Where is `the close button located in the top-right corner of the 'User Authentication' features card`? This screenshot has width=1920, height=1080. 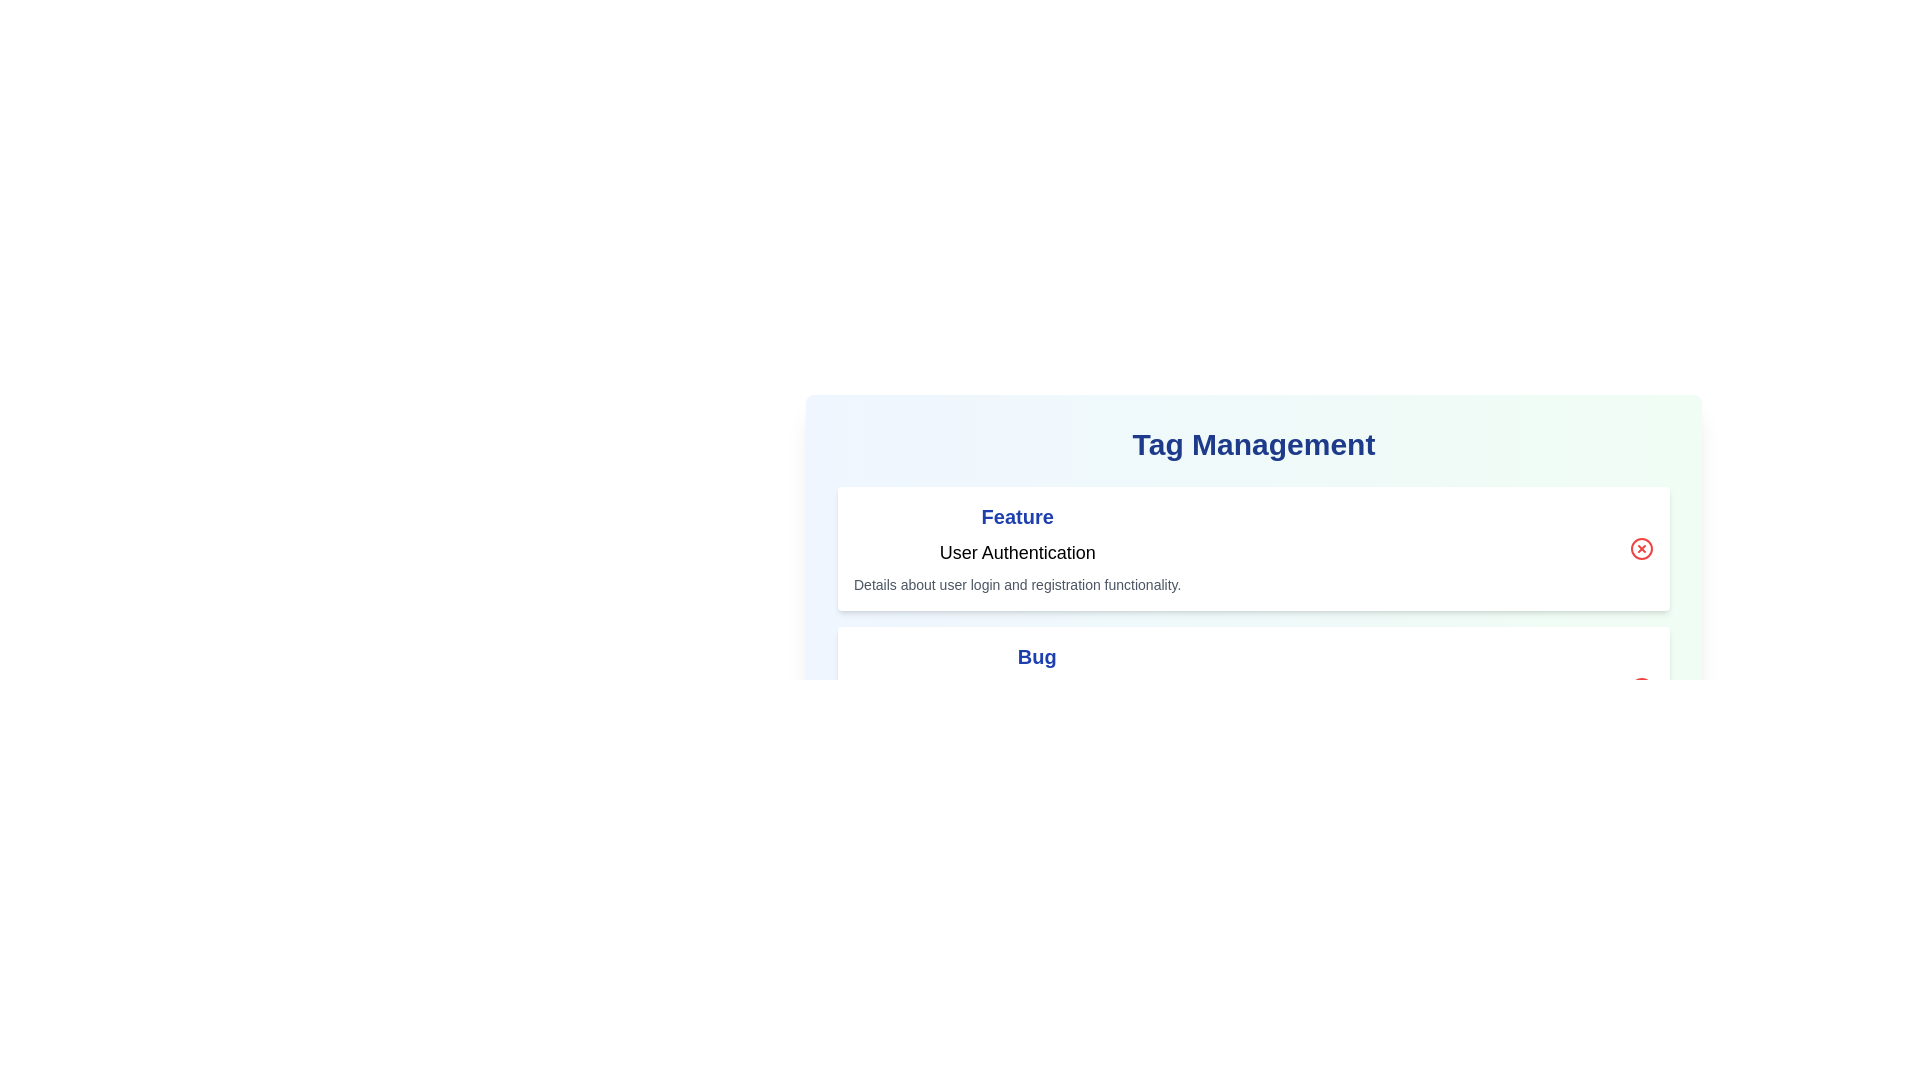 the close button located in the top-right corner of the 'User Authentication' features card is located at coordinates (1641, 548).